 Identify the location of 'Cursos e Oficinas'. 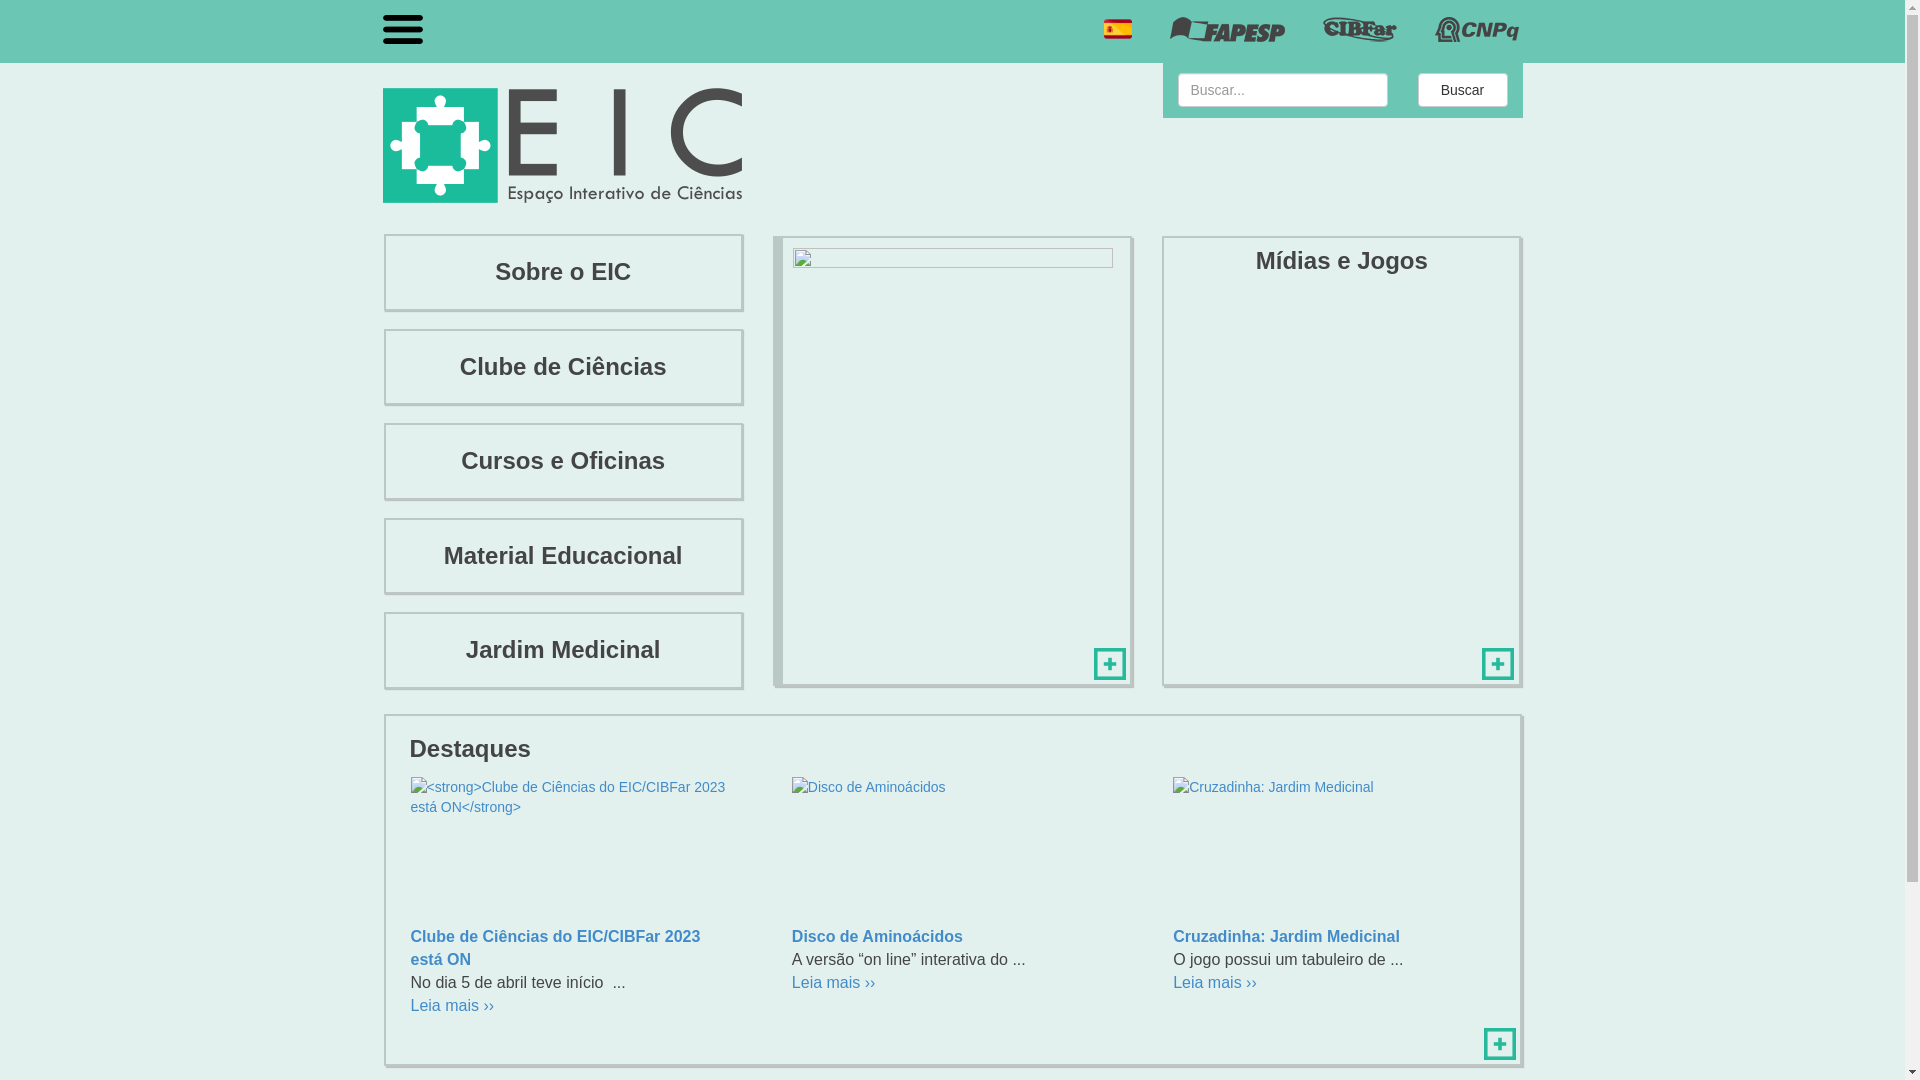
(562, 461).